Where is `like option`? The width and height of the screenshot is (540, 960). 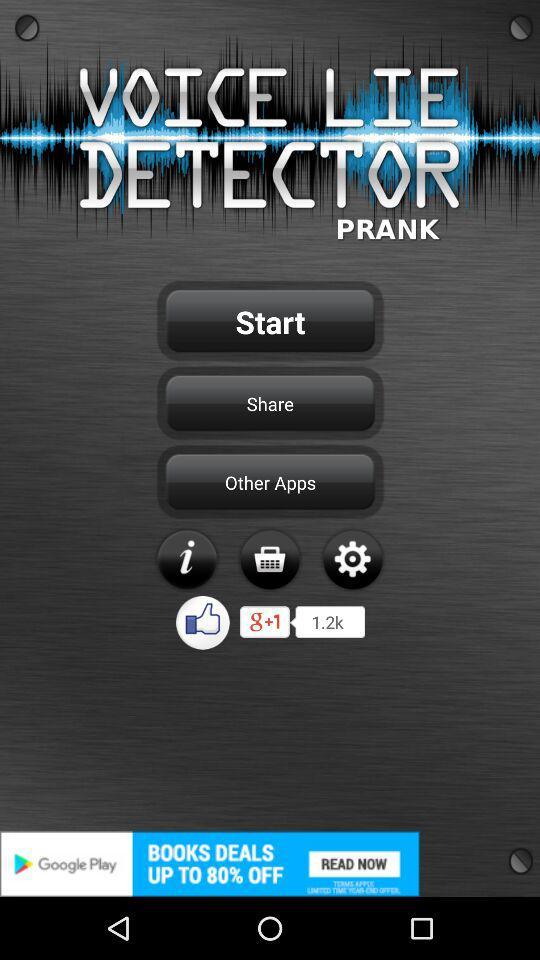
like option is located at coordinates (202, 621).